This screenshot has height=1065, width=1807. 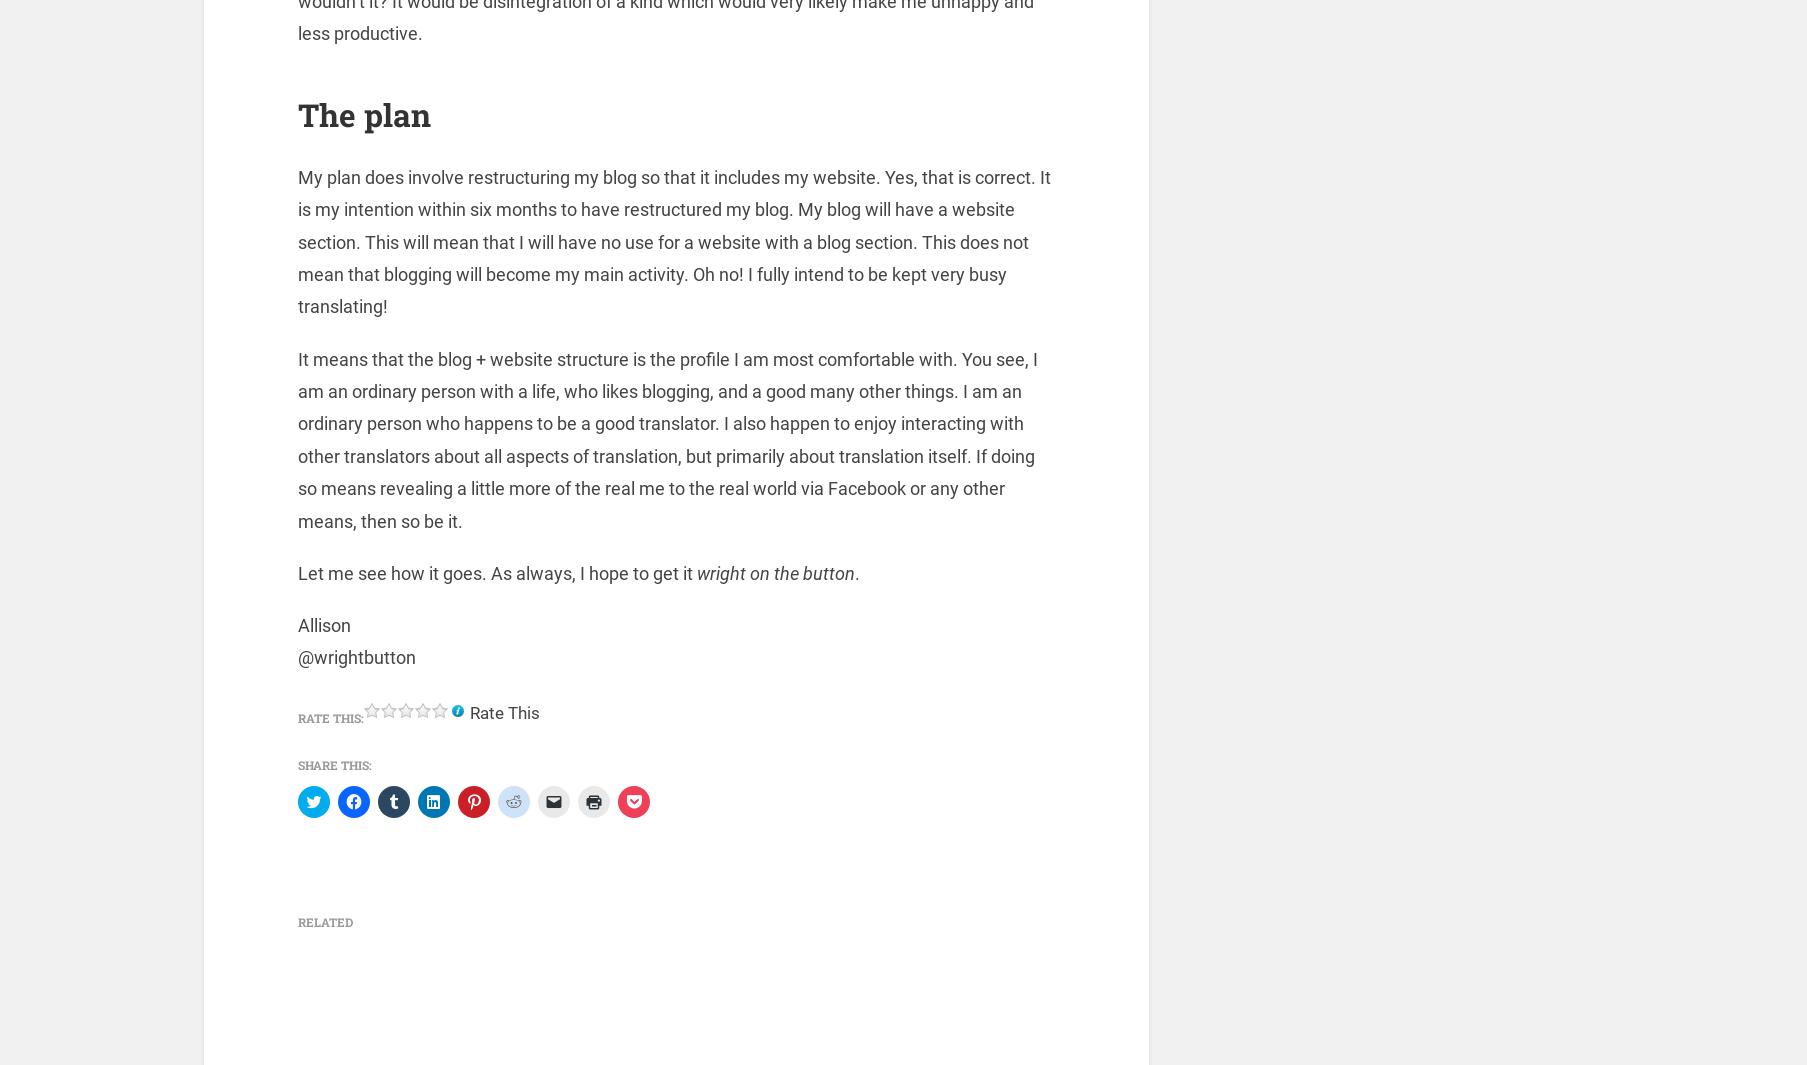 I want to click on 'Share this:', so click(x=335, y=769).